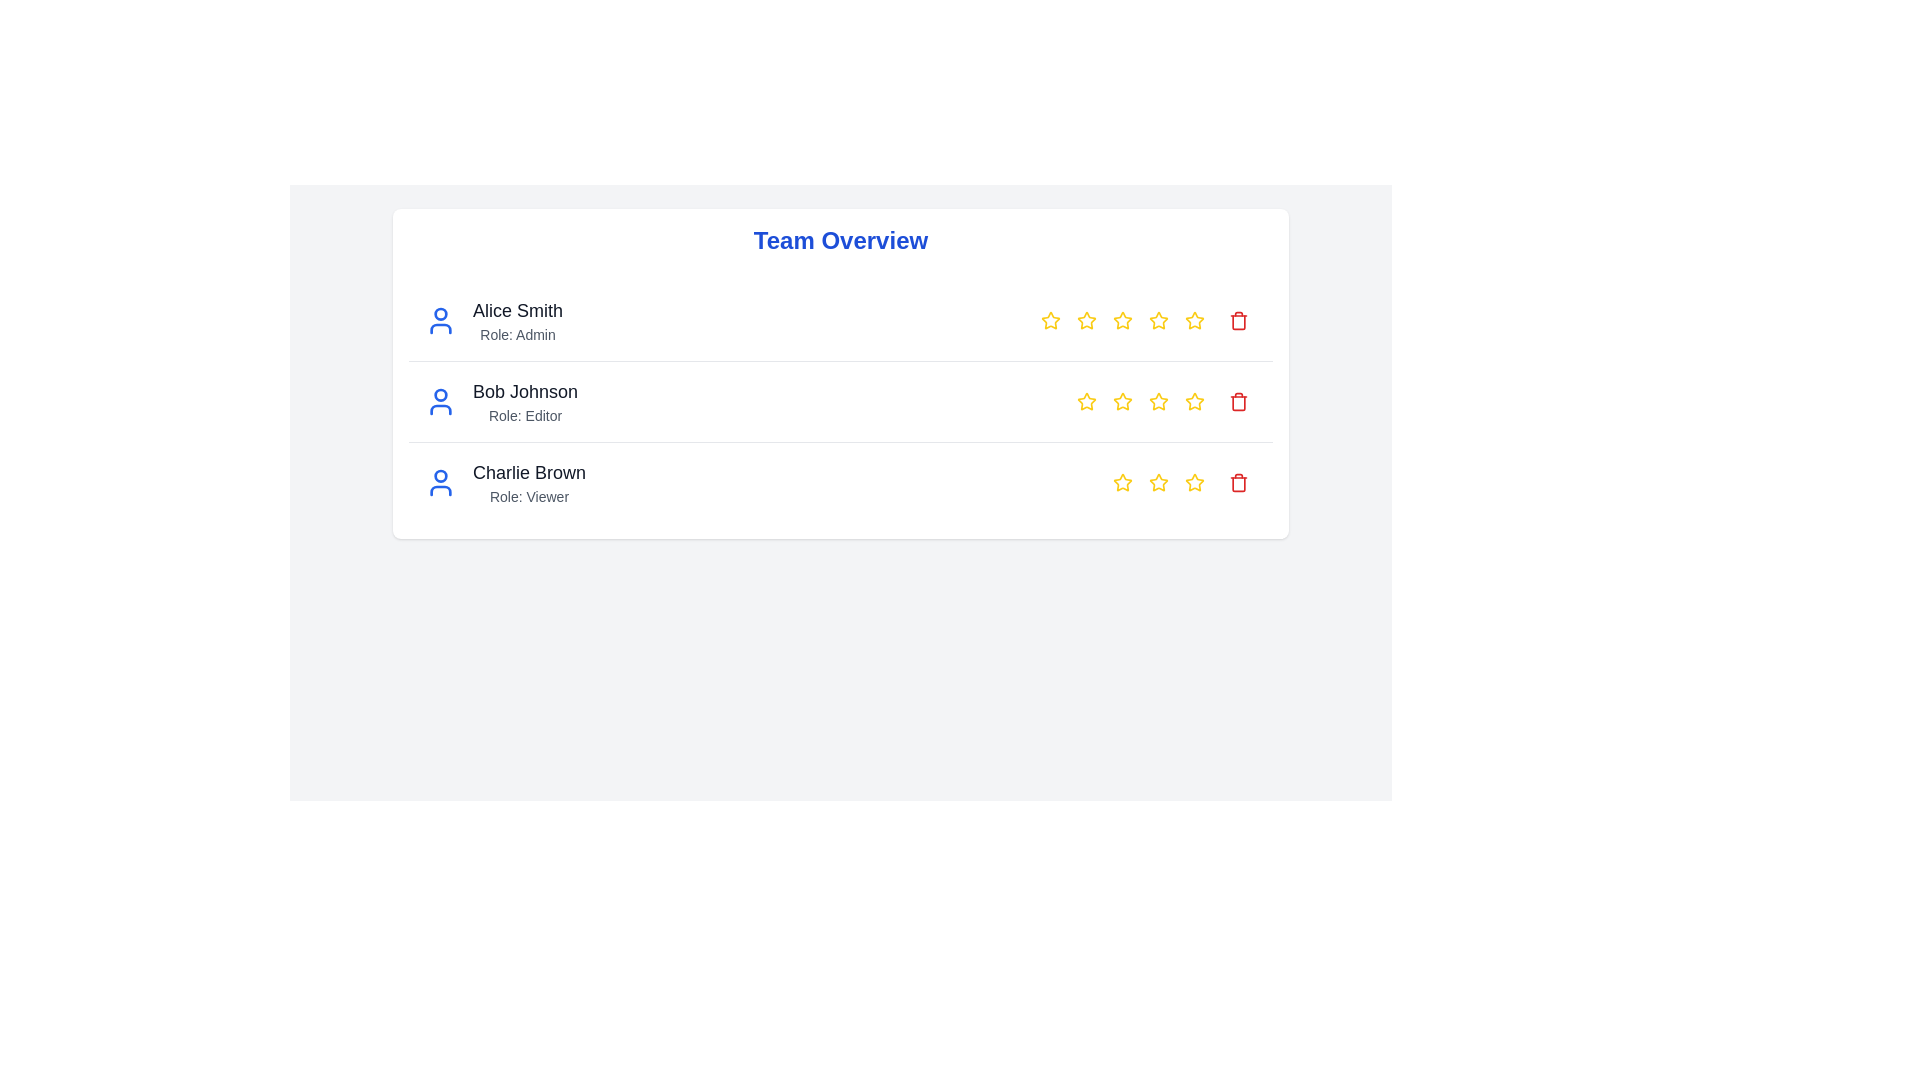 The image size is (1920, 1080). What do you see at coordinates (529, 496) in the screenshot?
I see `the static text label that displays the role associated with 'Charlie Brown', positioned below the 'Charlie Brown' label in the information card` at bounding box center [529, 496].